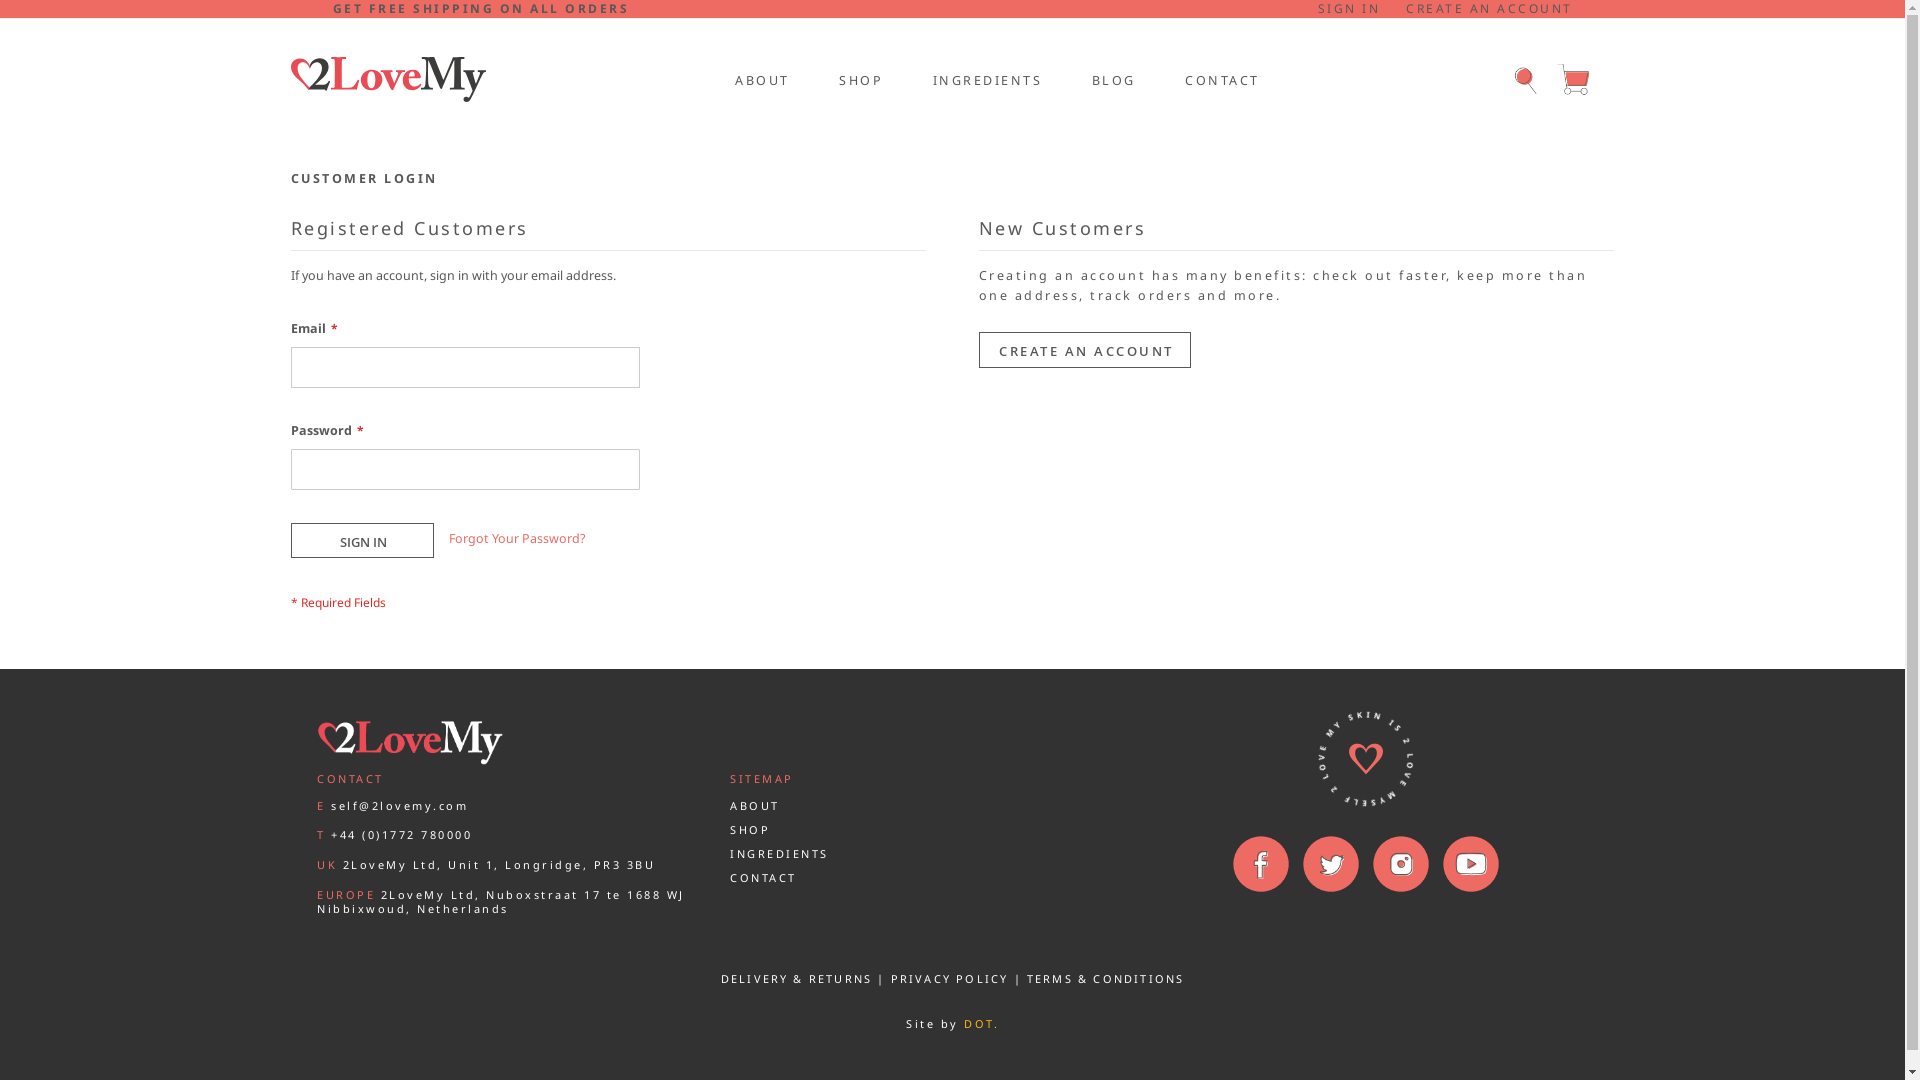 The image size is (1920, 1080). Describe the element at coordinates (728, 853) in the screenshot. I see `'INGREDIENTS'` at that location.